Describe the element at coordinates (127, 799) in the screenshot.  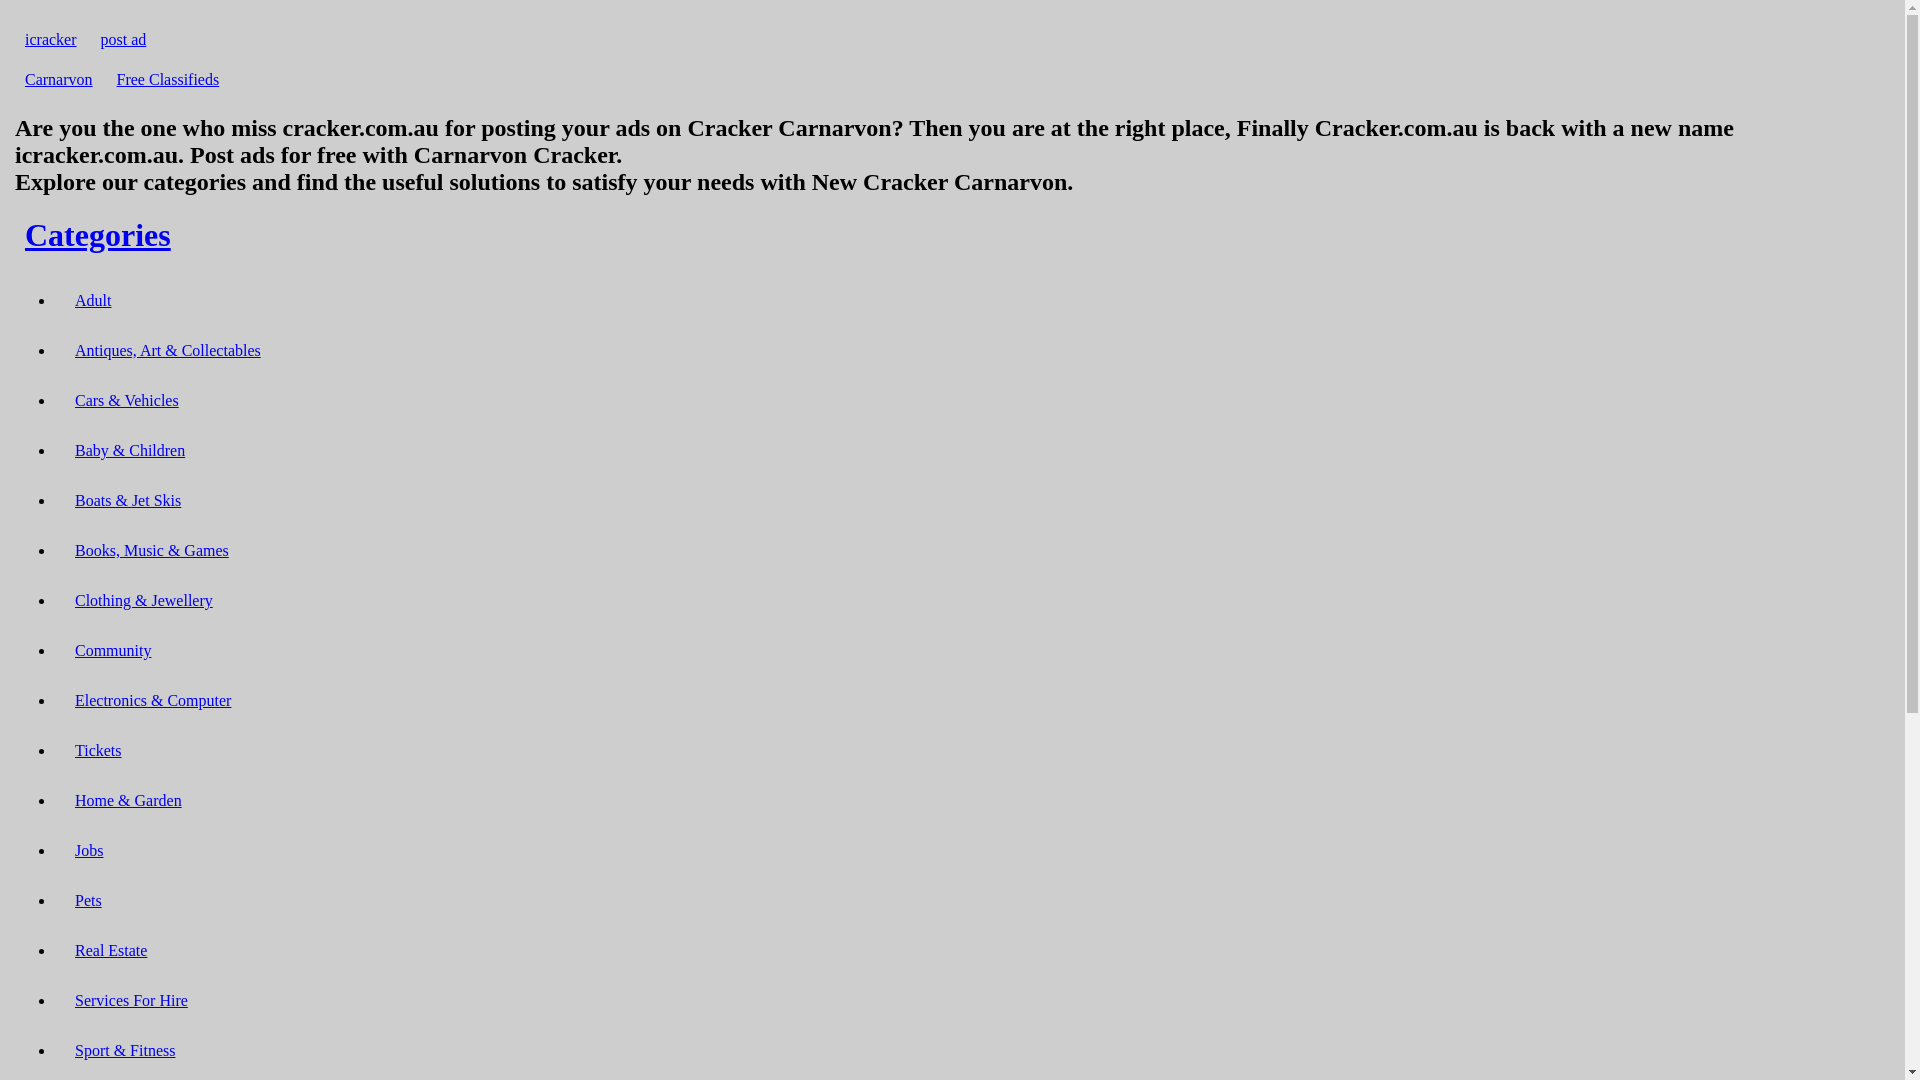
I see `'Home & Garden'` at that location.